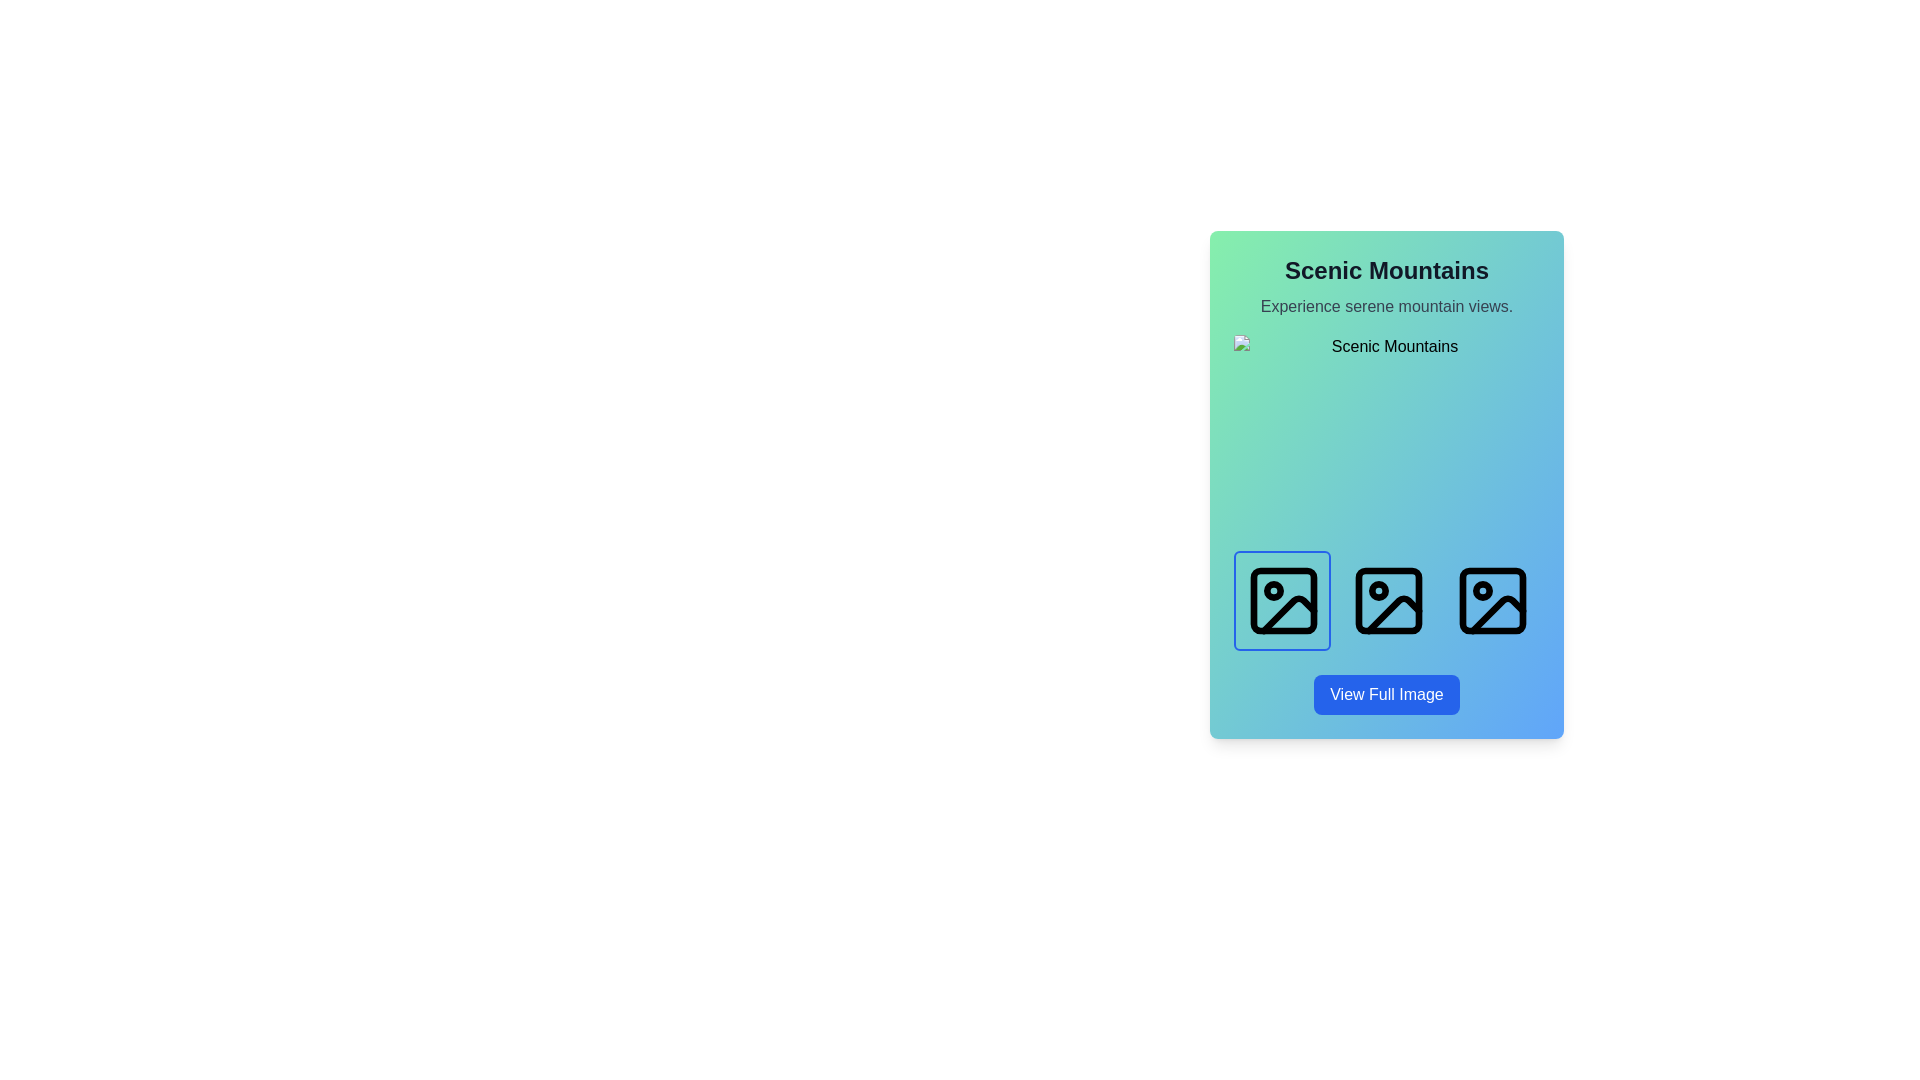 This screenshot has height=1080, width=1920. What do you see at coordinates (1272, 589) in the screenshot?
I see `the decorative or informative Icon marker located in the left icon of the trio of landscape icons near the bottom of the card labeled 'Scenic Mountains'` at bounding box center [1272, 589].